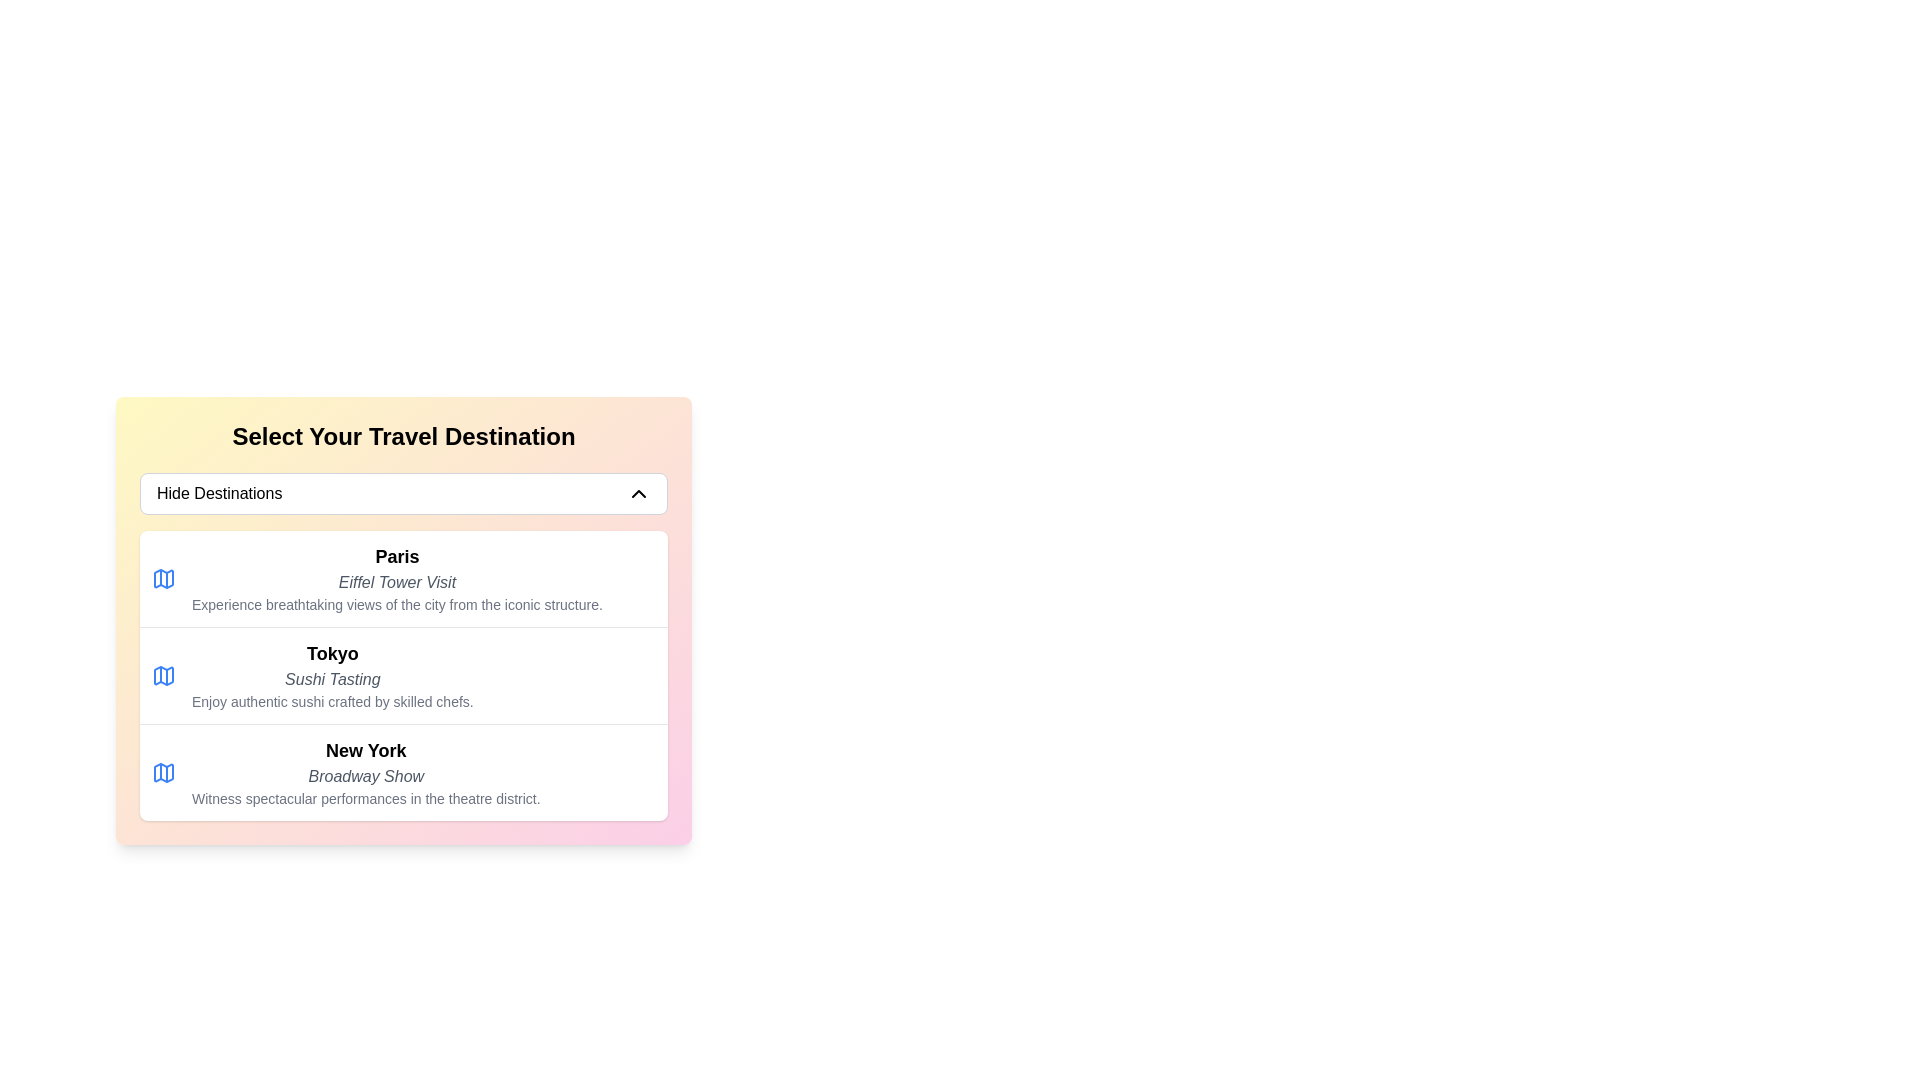 This screenshot has height=1080, width=1920. What do you see at coordinates (397, 578) in the screenshot?
I see `the text block titled 'Paris', which contains the subtitle 'Eiffel Tower Visit' and a description about the views from the iconic structure` at bounding box center [397, 578].